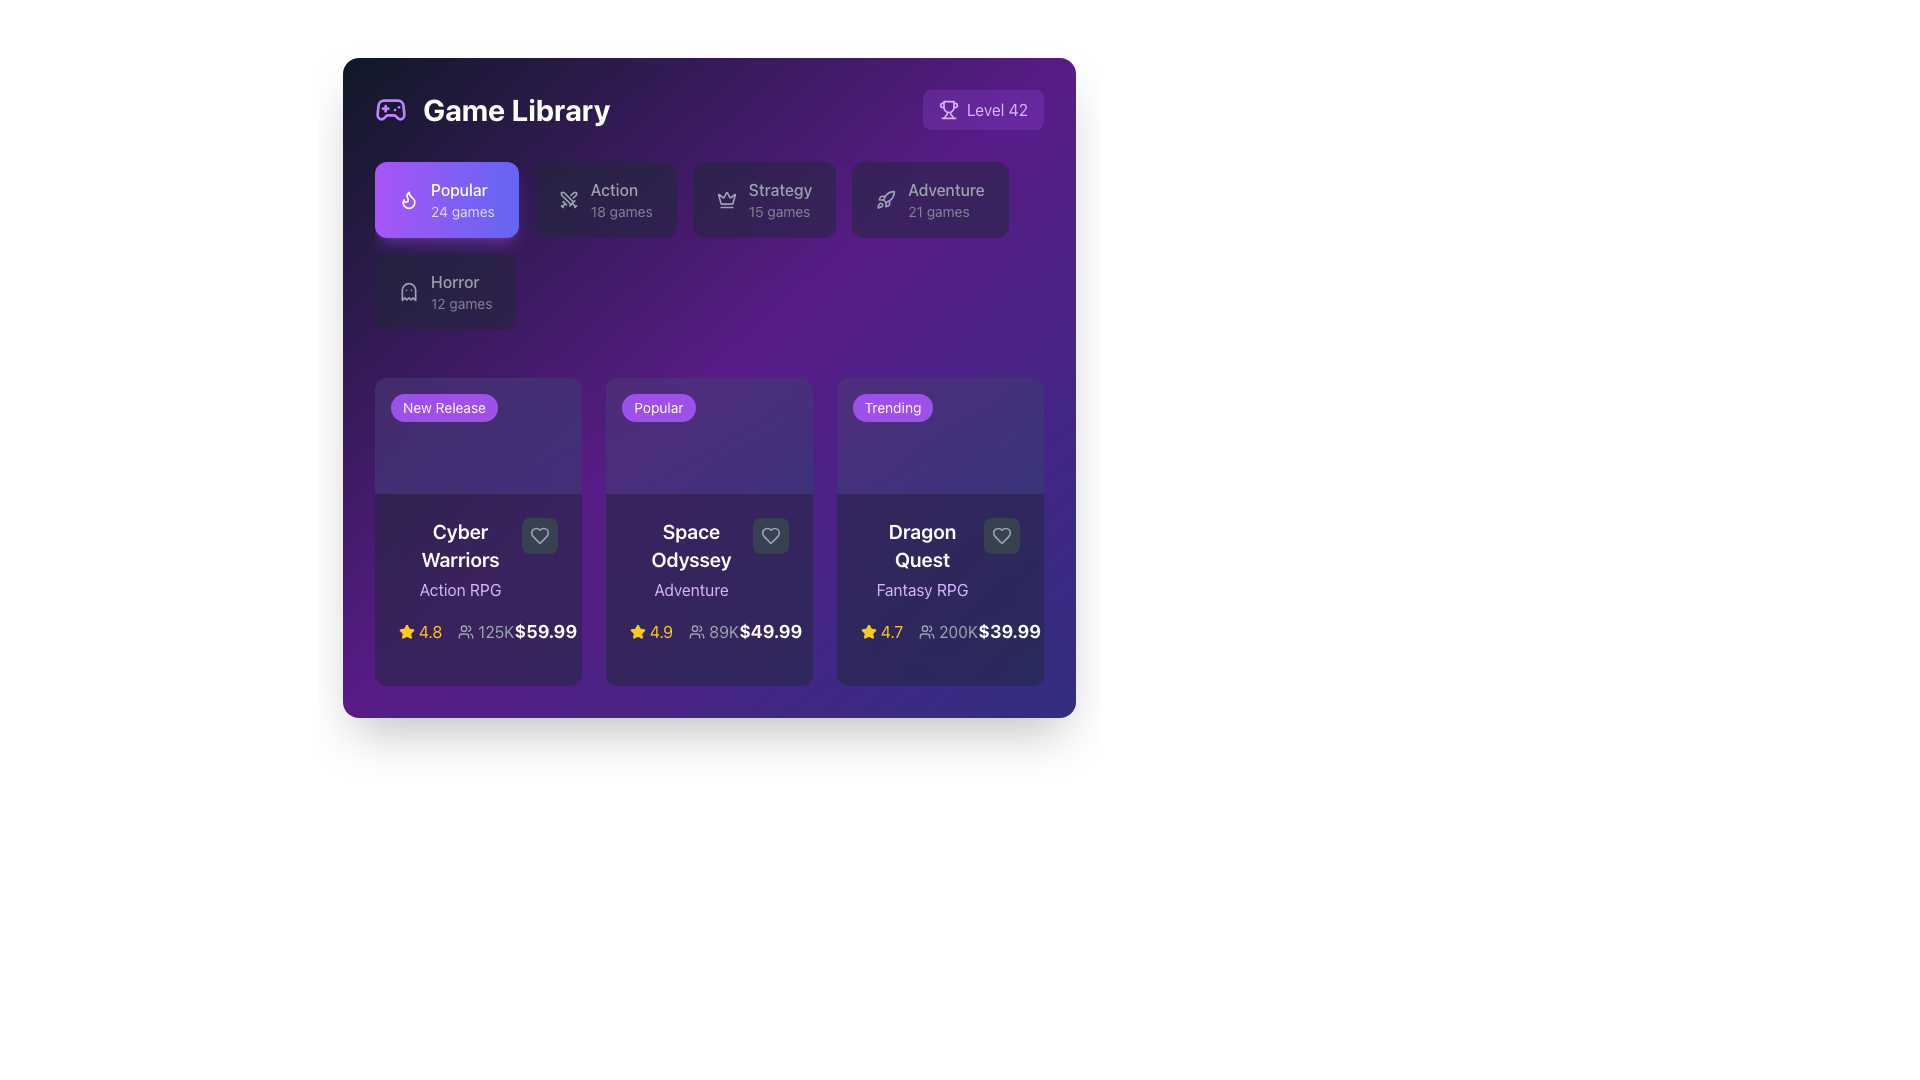 The image size is (1920, 1080). Describe the element at coordinates (770, 535) in the screenshot. I see `the small gray heart icon located in the card for the game 'Space Odyssey' to mark the game as a favorite` at that location.